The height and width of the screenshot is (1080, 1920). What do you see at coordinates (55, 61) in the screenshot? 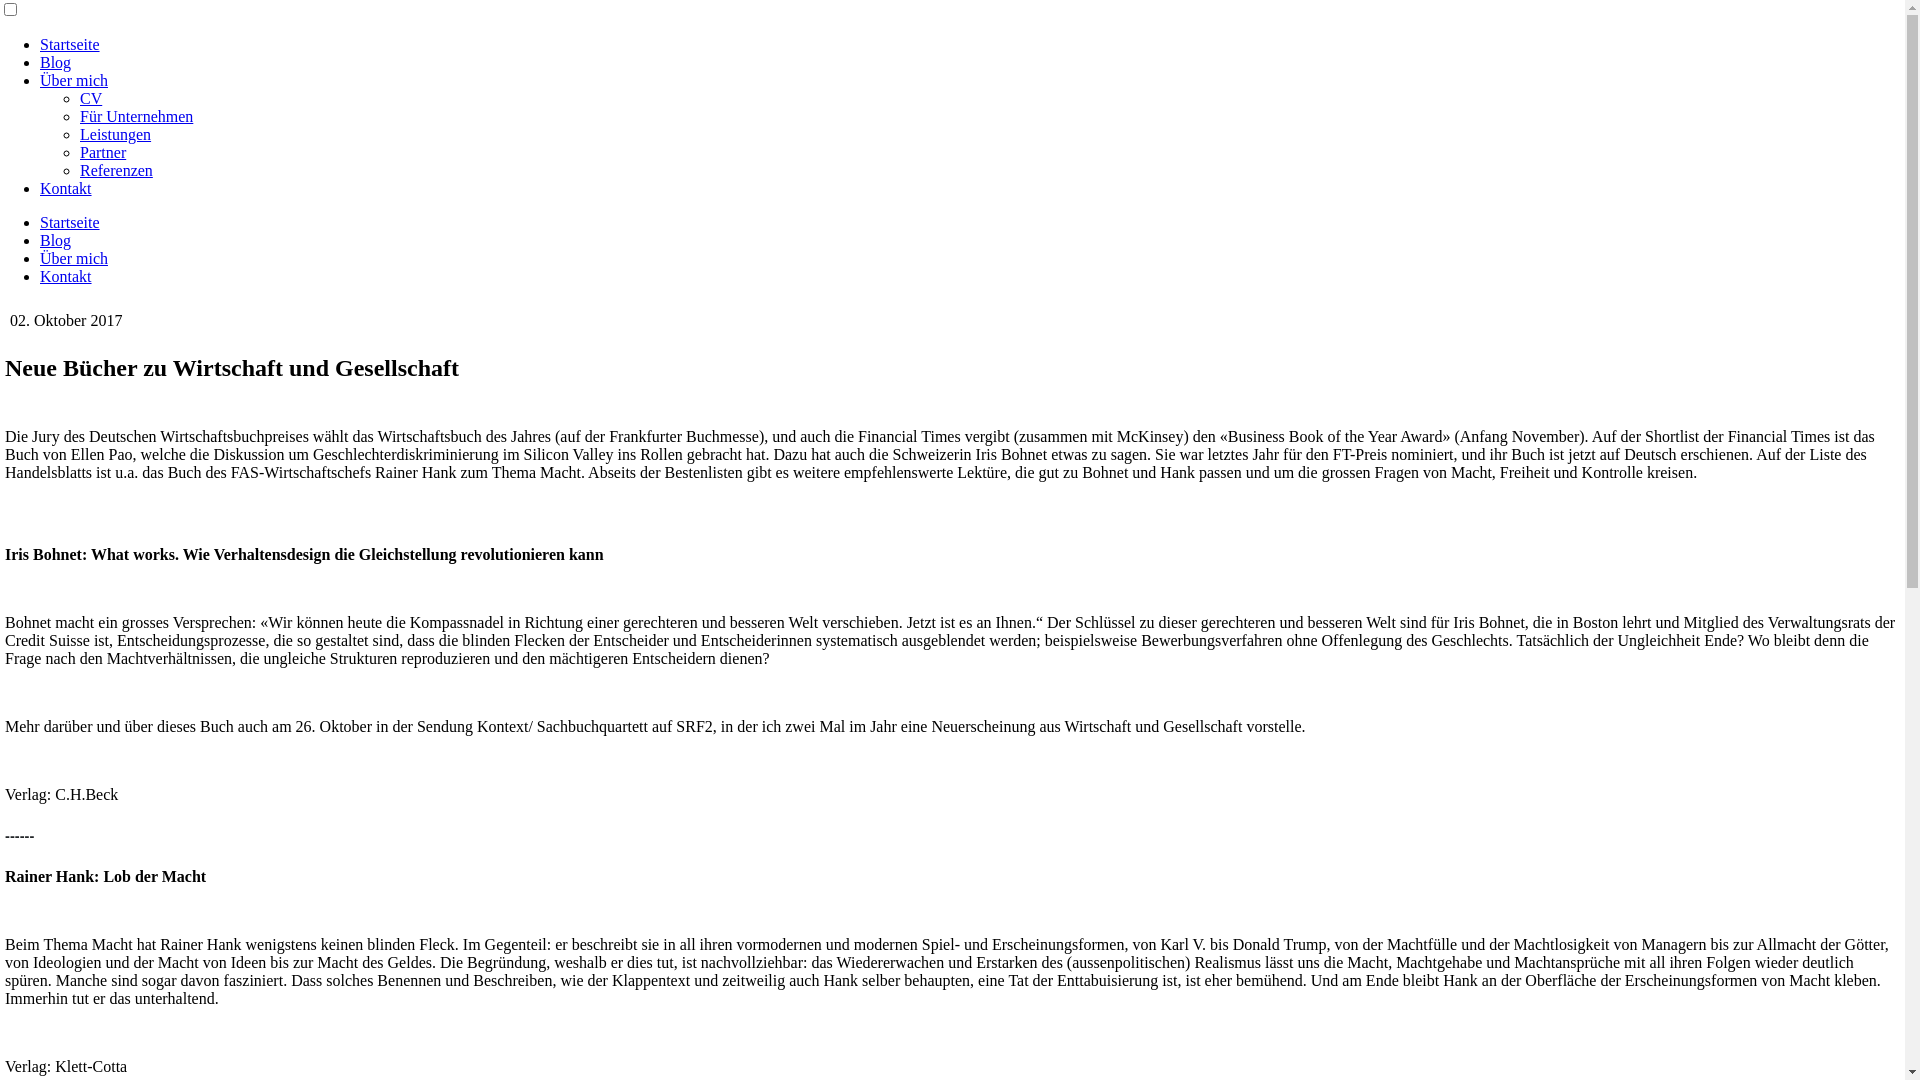
I see `'Blog'` at bounding box center [55, 61].